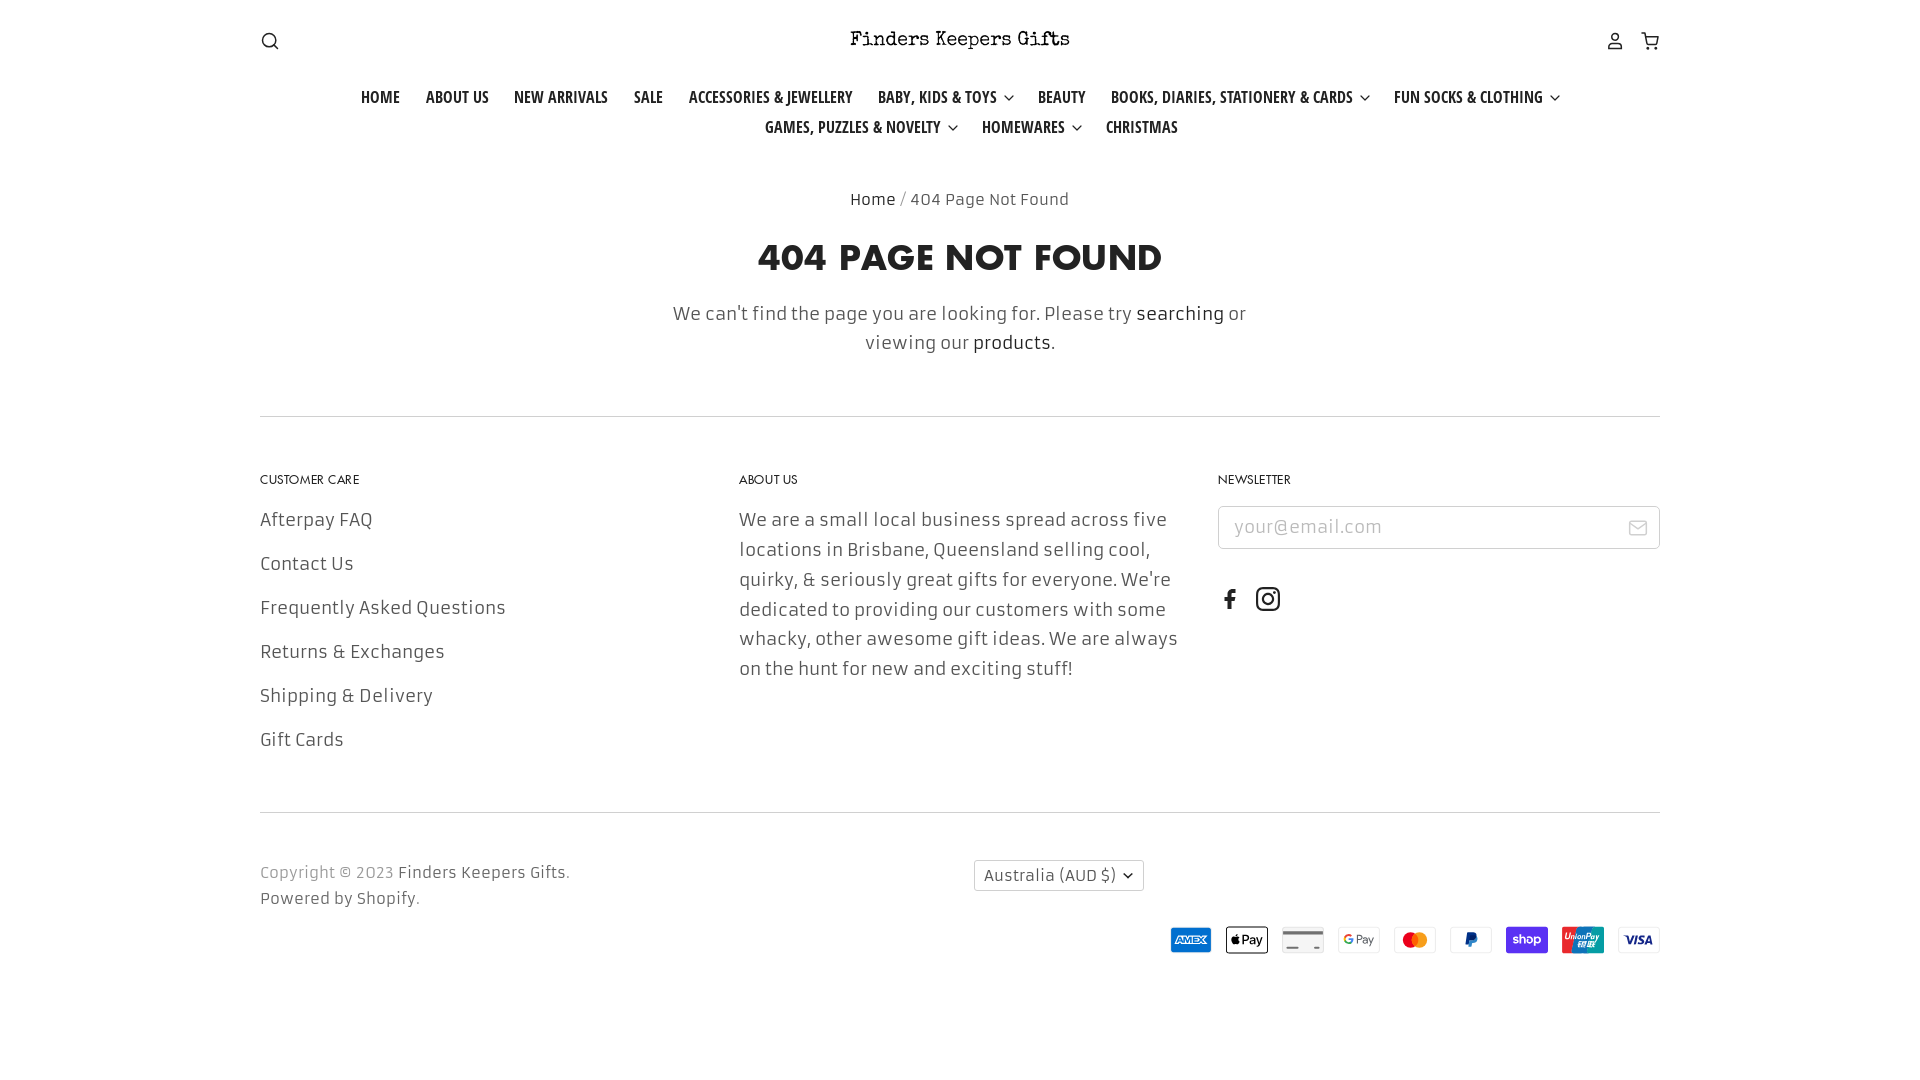  I want to click on 'searching', so click(1180, 313).